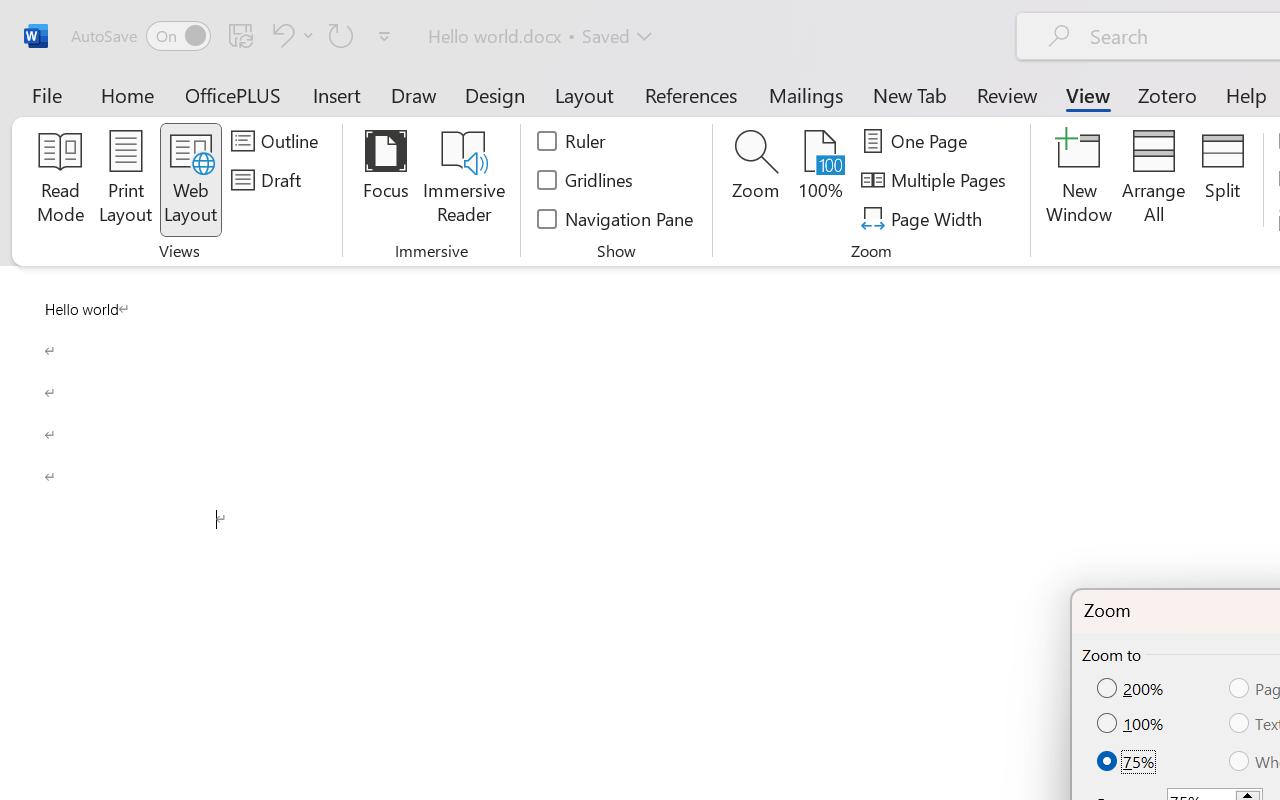 Image resolution: width=1280 pixels, height=800 pixels. What do you see at coordinates (60, 179) in the screenshot?
I see `'Read Mode'` at bounding box center [60, 179].